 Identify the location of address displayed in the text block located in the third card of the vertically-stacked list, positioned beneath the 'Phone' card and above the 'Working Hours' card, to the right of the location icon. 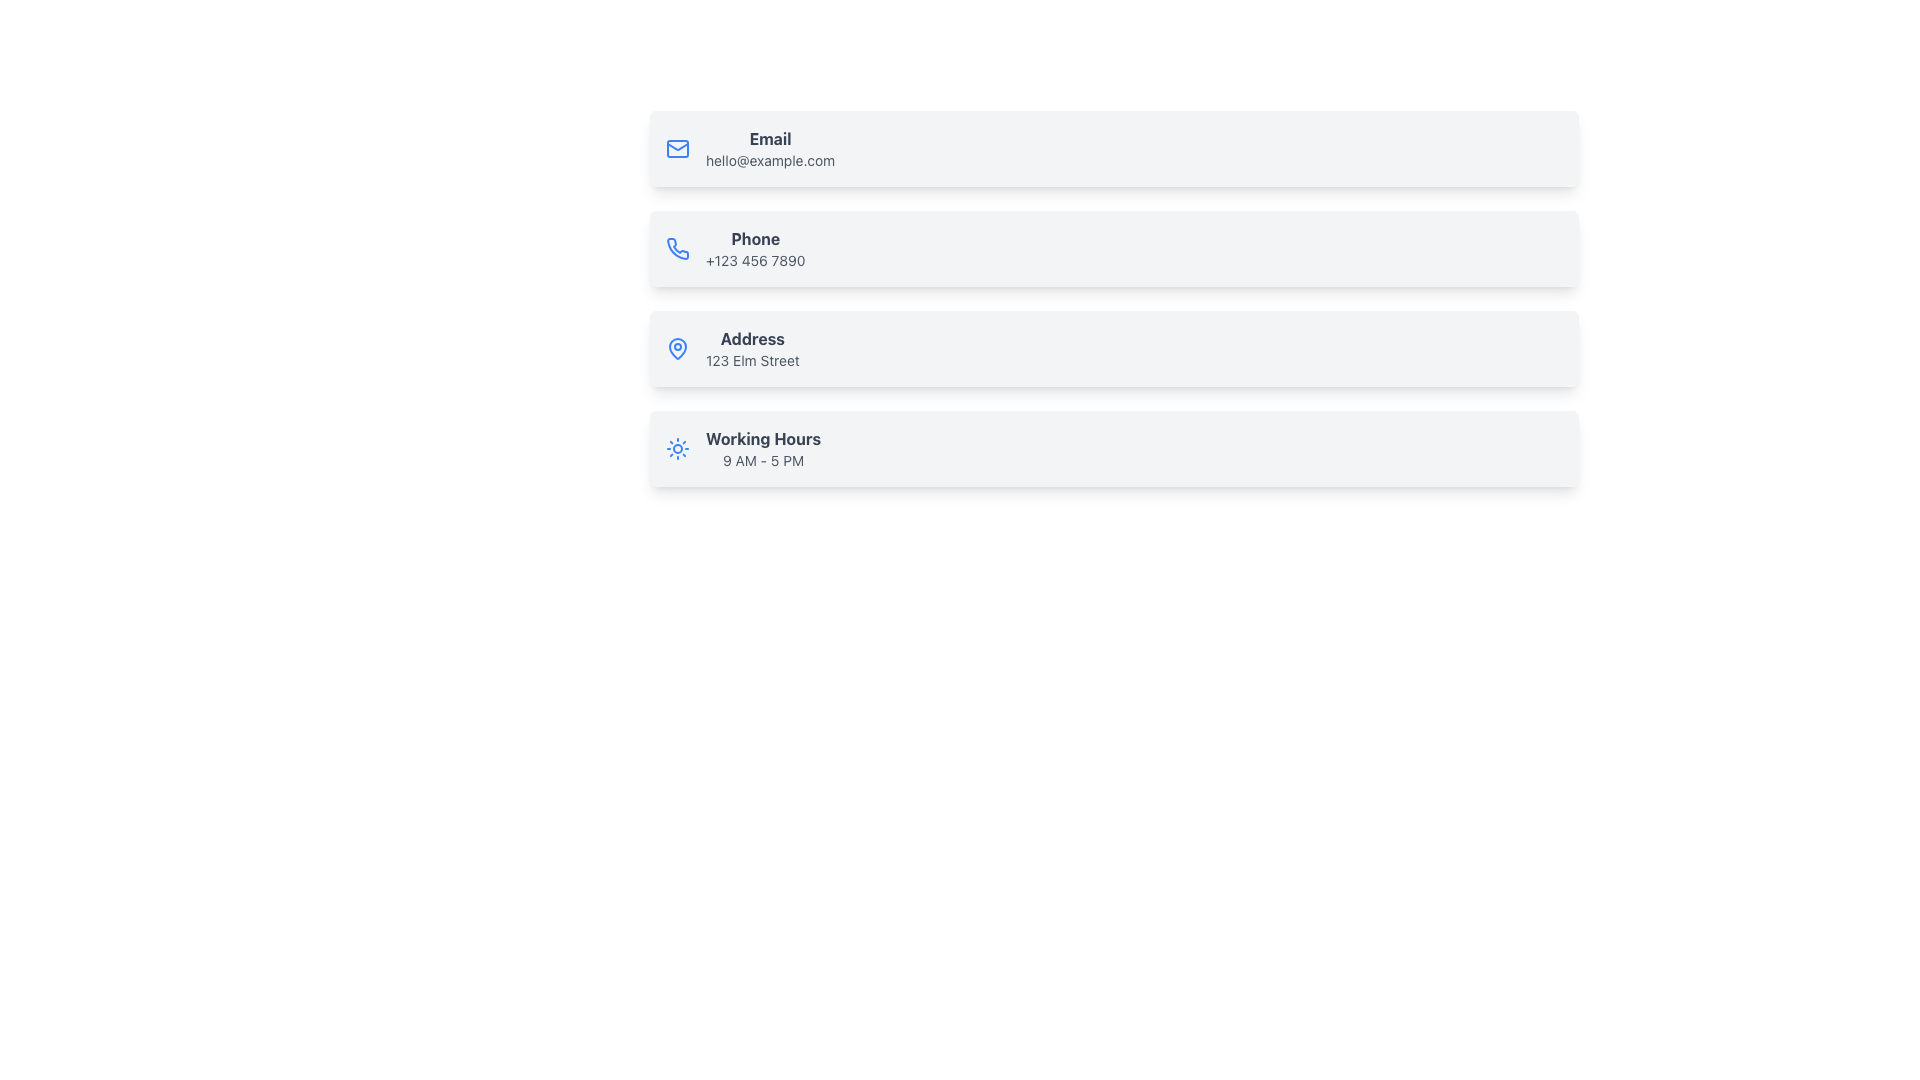
(751, 347).